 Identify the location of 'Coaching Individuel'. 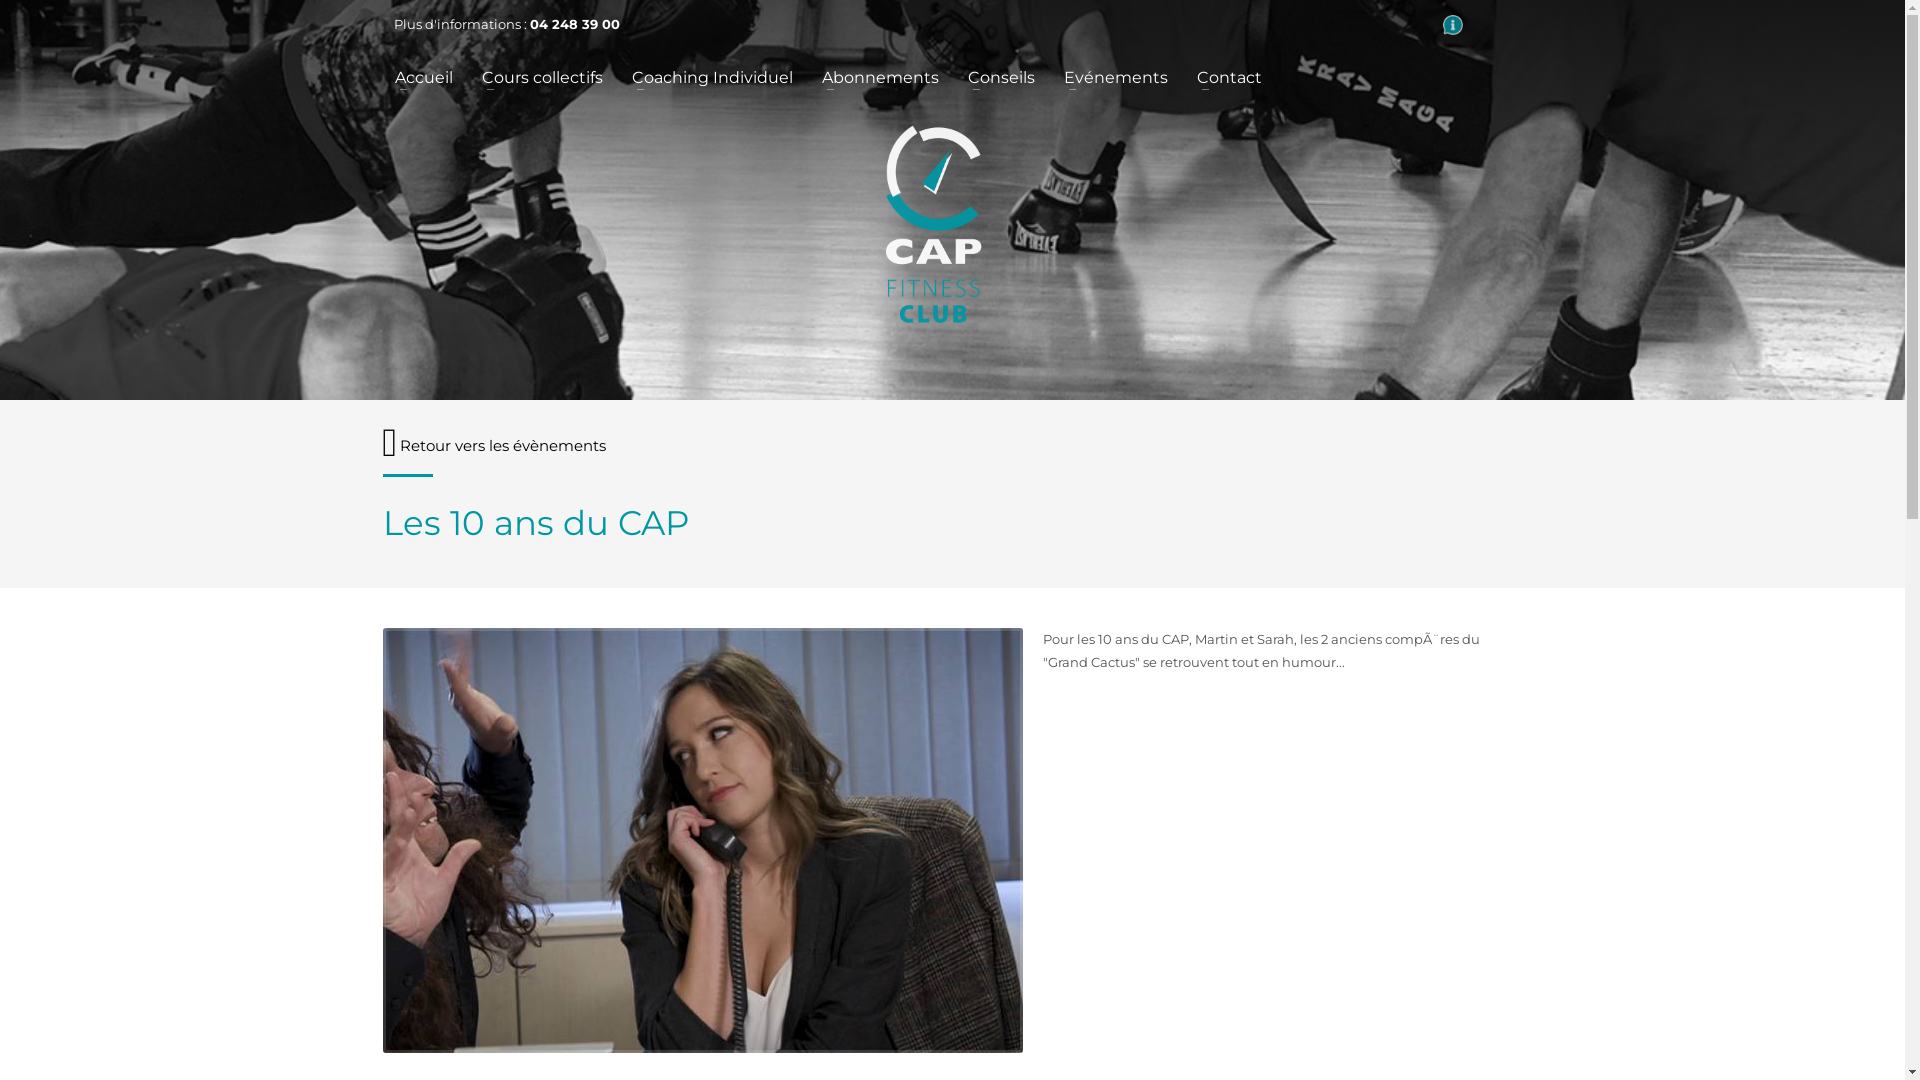
(712, 76).